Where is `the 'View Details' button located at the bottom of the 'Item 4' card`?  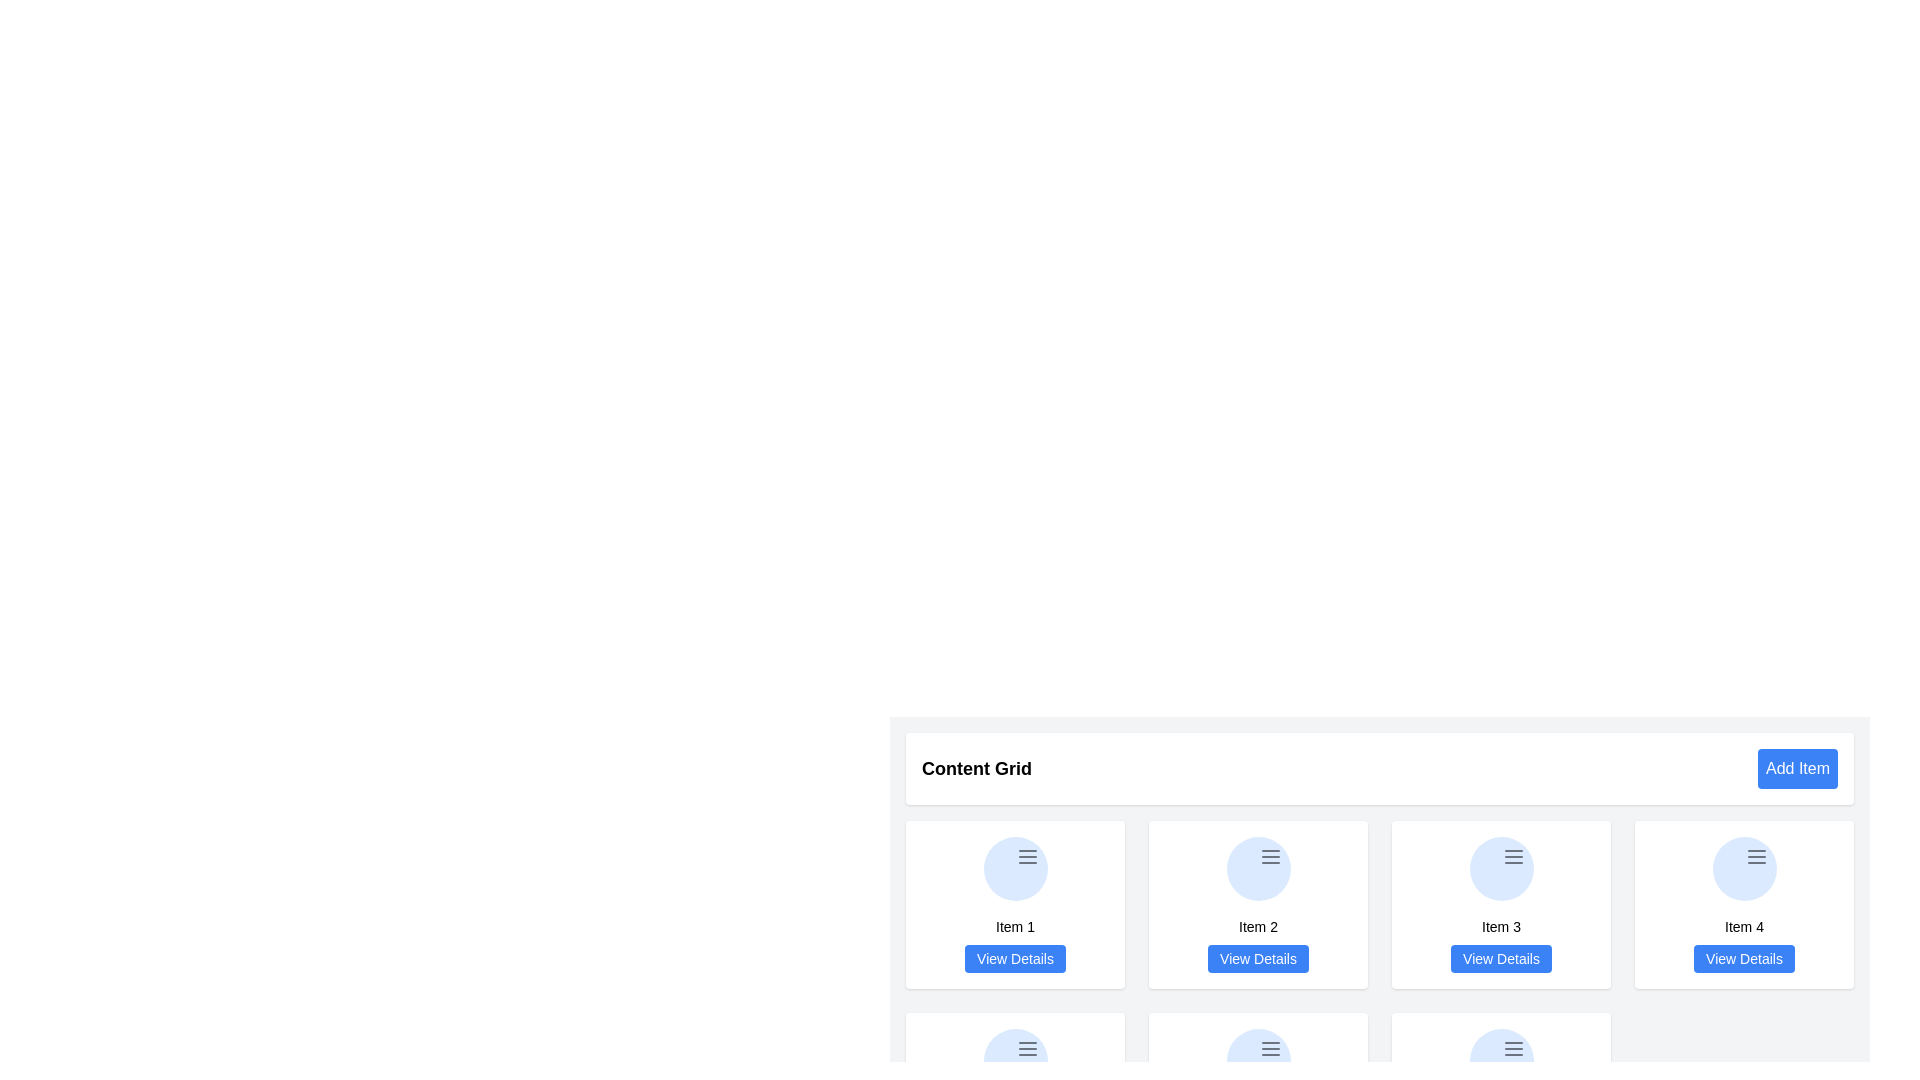 the 'View Details' button located at the bottom of the 'Item 4' card is located at coordinates (1743, 958).